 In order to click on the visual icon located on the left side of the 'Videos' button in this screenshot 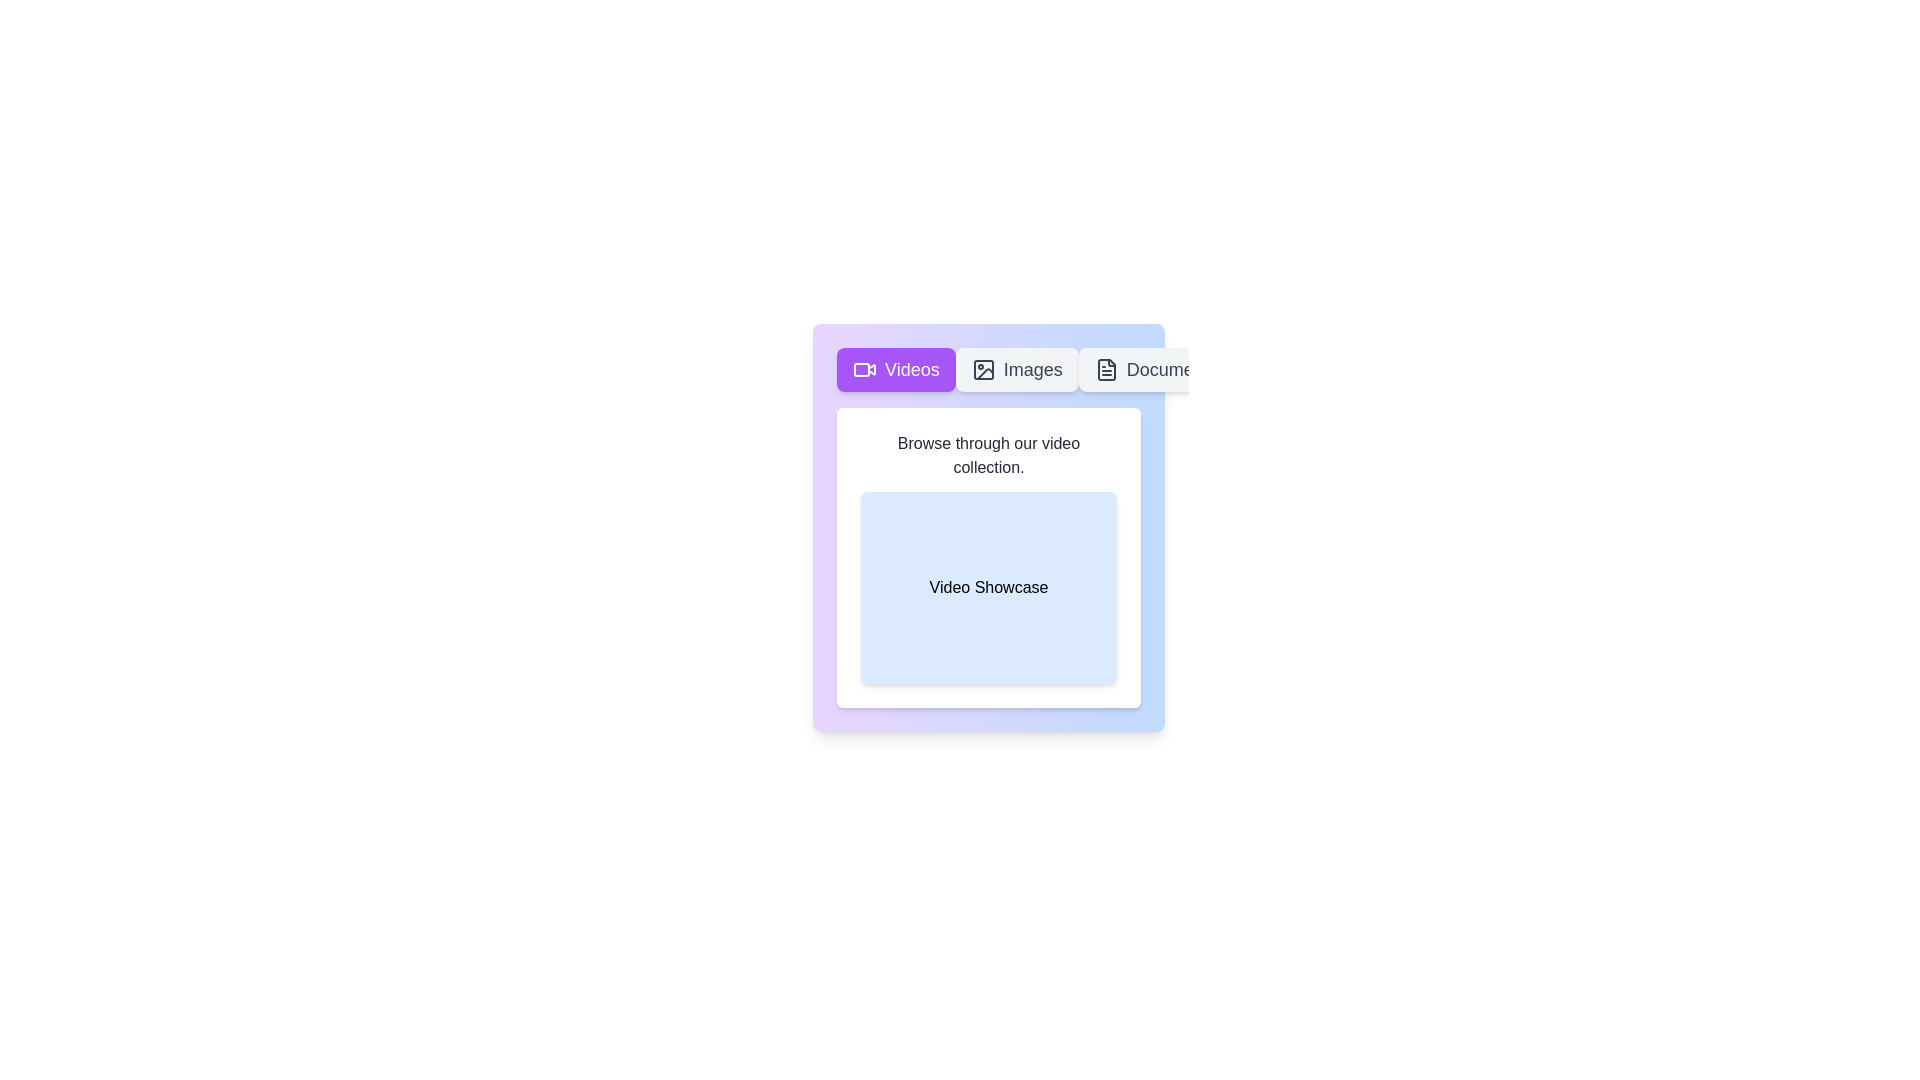, I will do `click(864, 370)`.